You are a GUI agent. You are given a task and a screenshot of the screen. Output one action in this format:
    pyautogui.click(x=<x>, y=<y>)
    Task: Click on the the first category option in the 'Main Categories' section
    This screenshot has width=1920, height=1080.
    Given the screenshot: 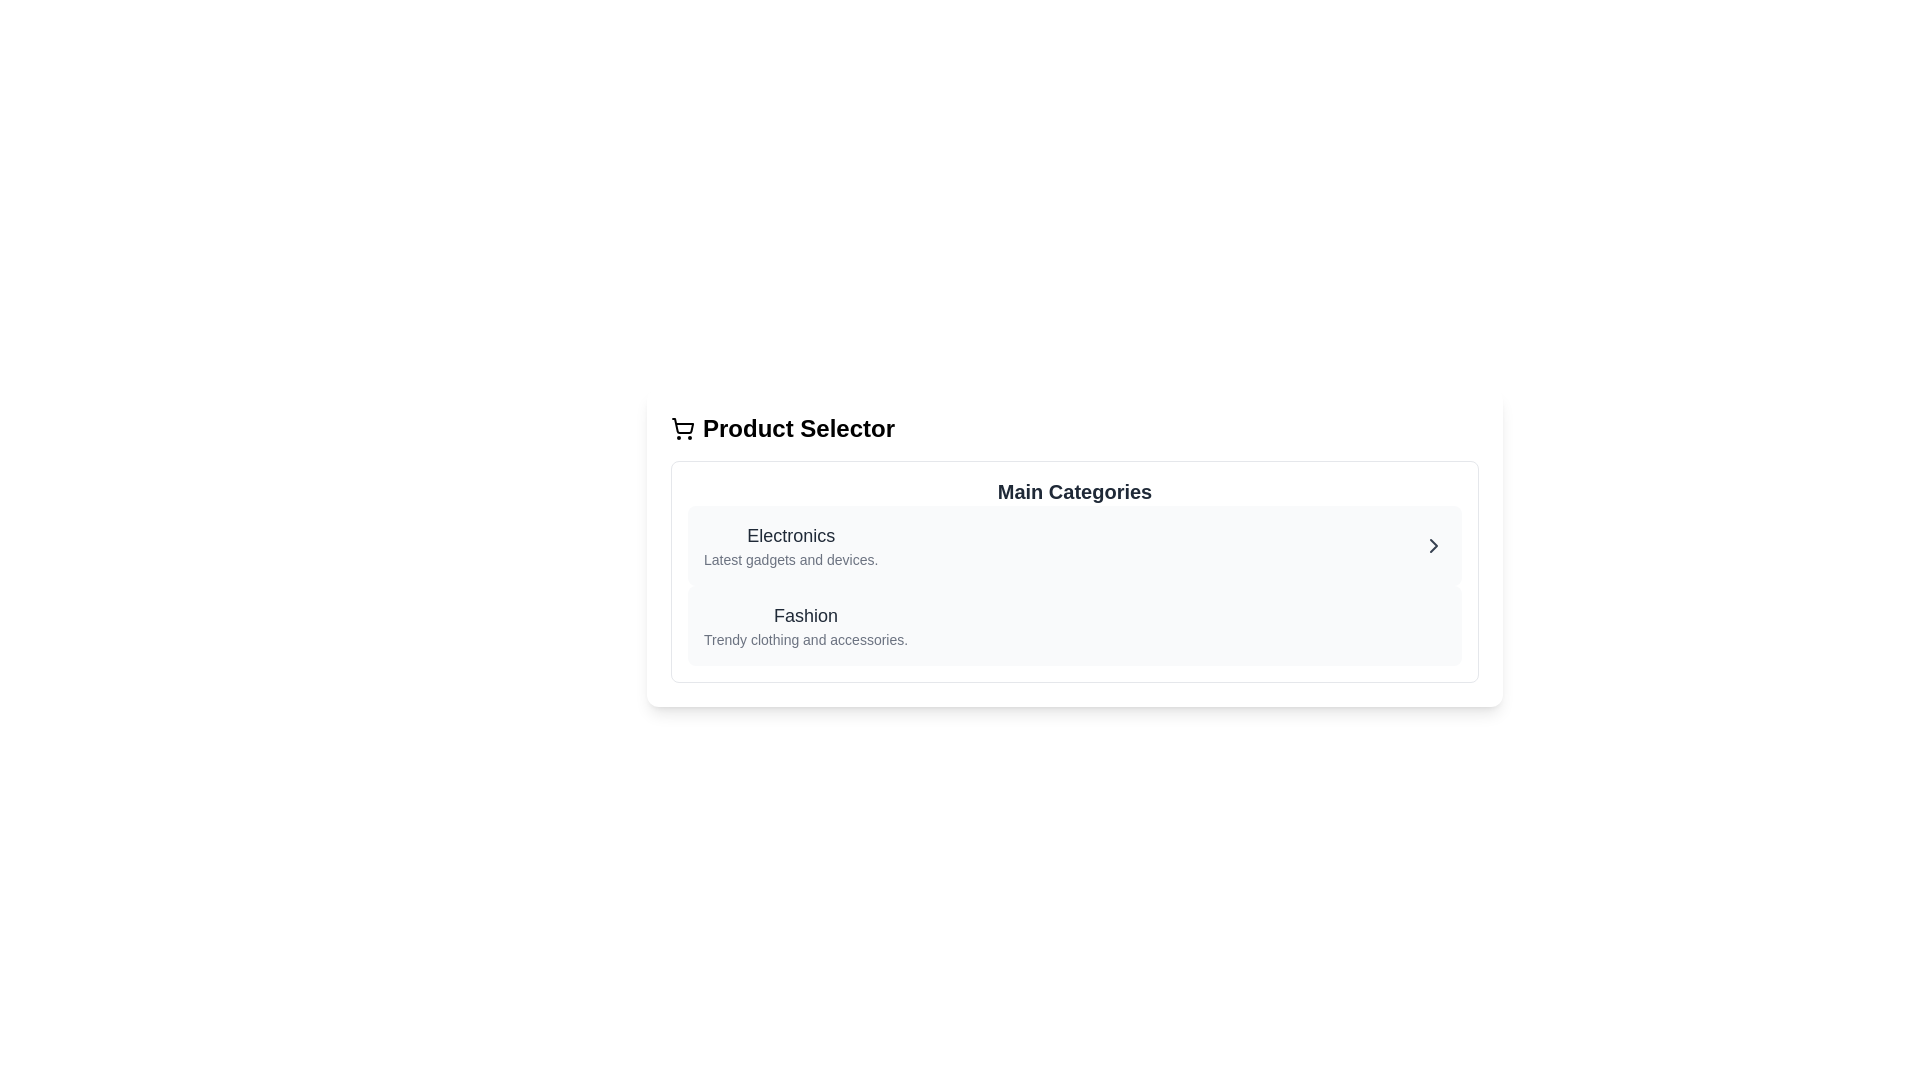 What is the action you would take?
    pyautogui.click(x=790, y=546)
    